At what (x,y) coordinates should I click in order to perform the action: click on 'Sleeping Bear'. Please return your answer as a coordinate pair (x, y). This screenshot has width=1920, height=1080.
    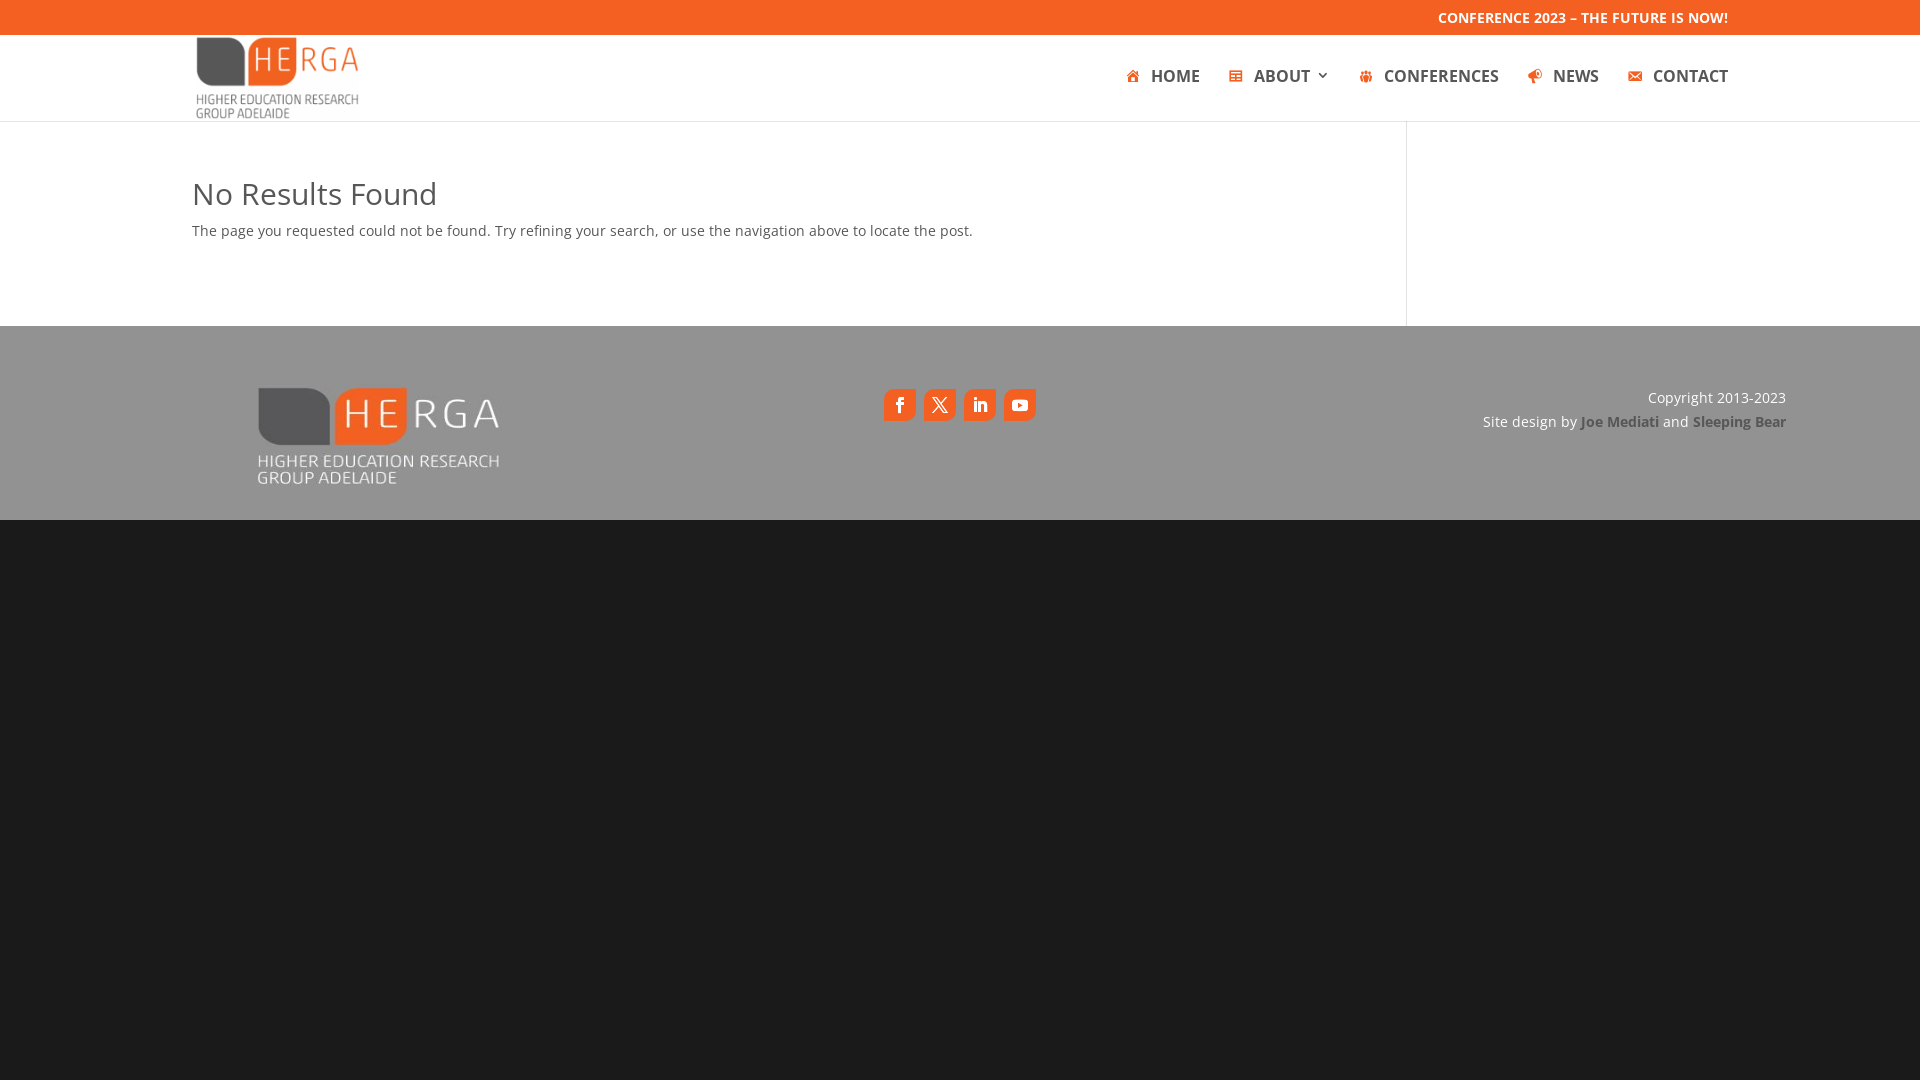
    Looking at the image, I should click on (1738, 420).